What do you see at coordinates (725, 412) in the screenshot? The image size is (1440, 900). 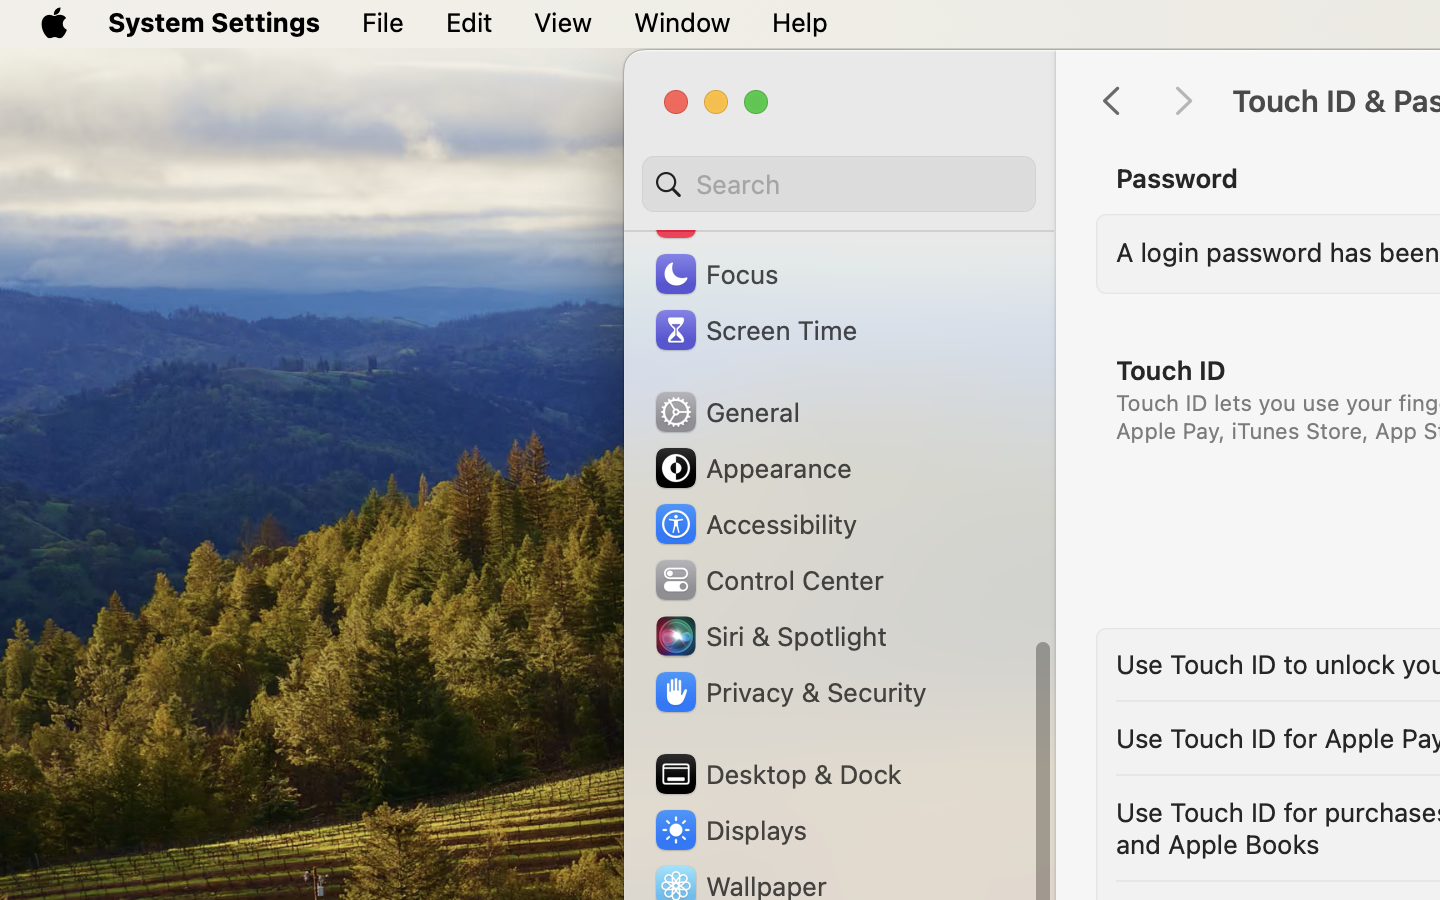 I see `'General'` at bounding box center [725, 412].